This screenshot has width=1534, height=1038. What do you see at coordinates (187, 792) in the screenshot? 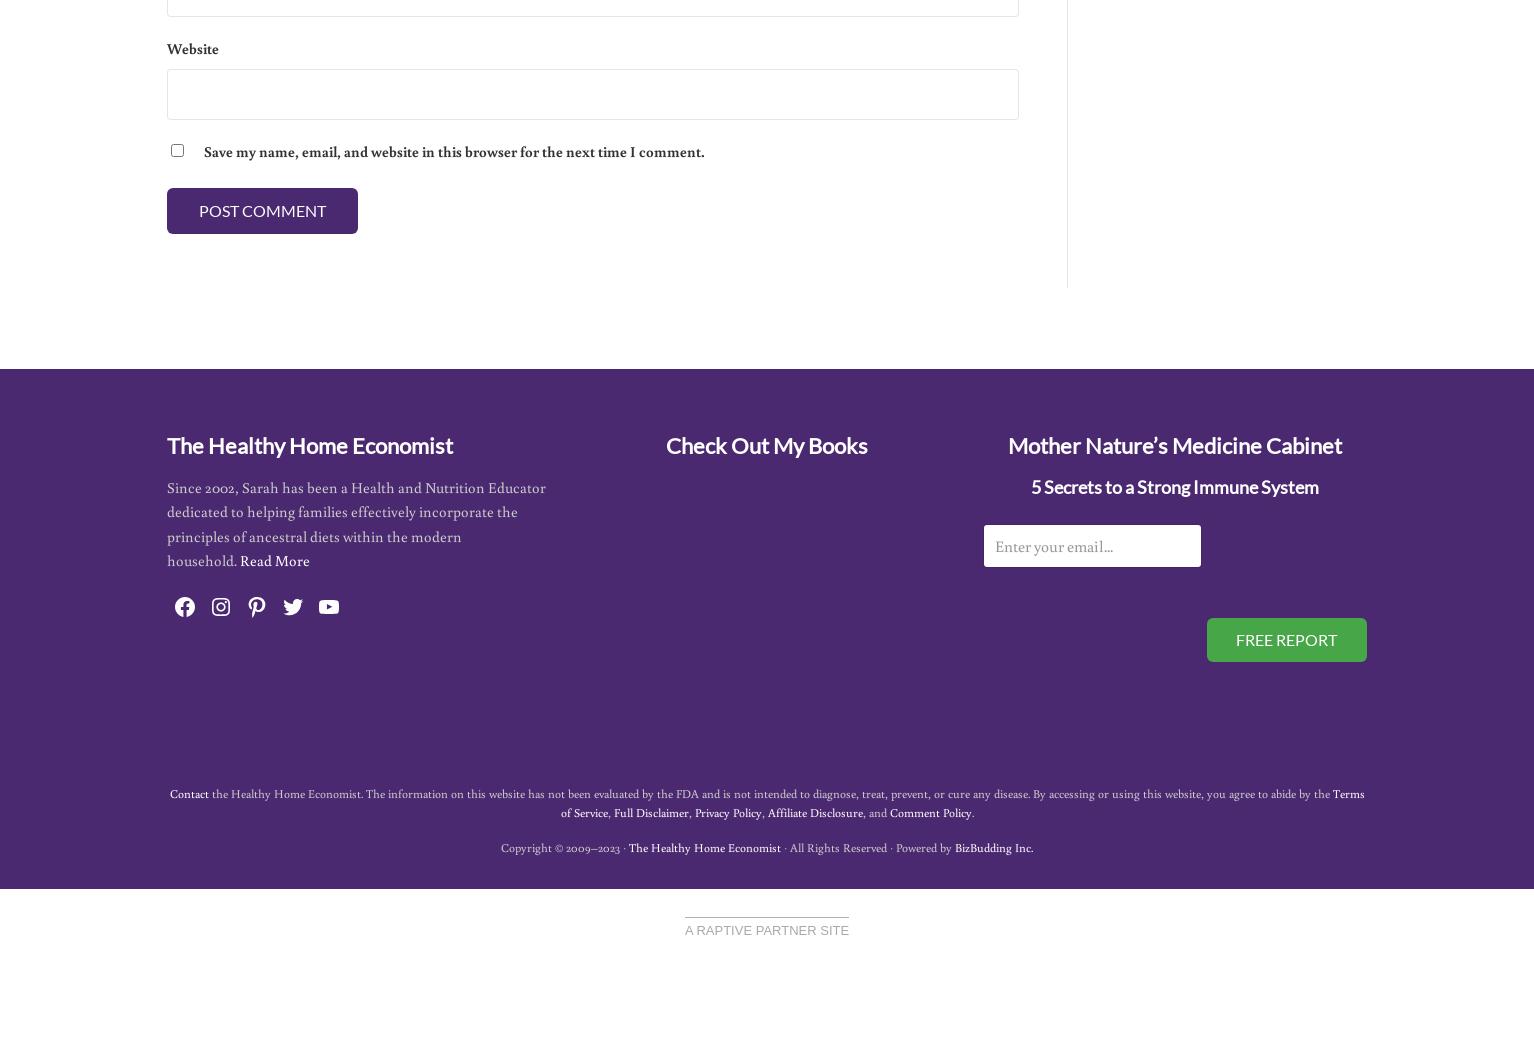
I see `'Contact'` at bounding box center [187, 792].